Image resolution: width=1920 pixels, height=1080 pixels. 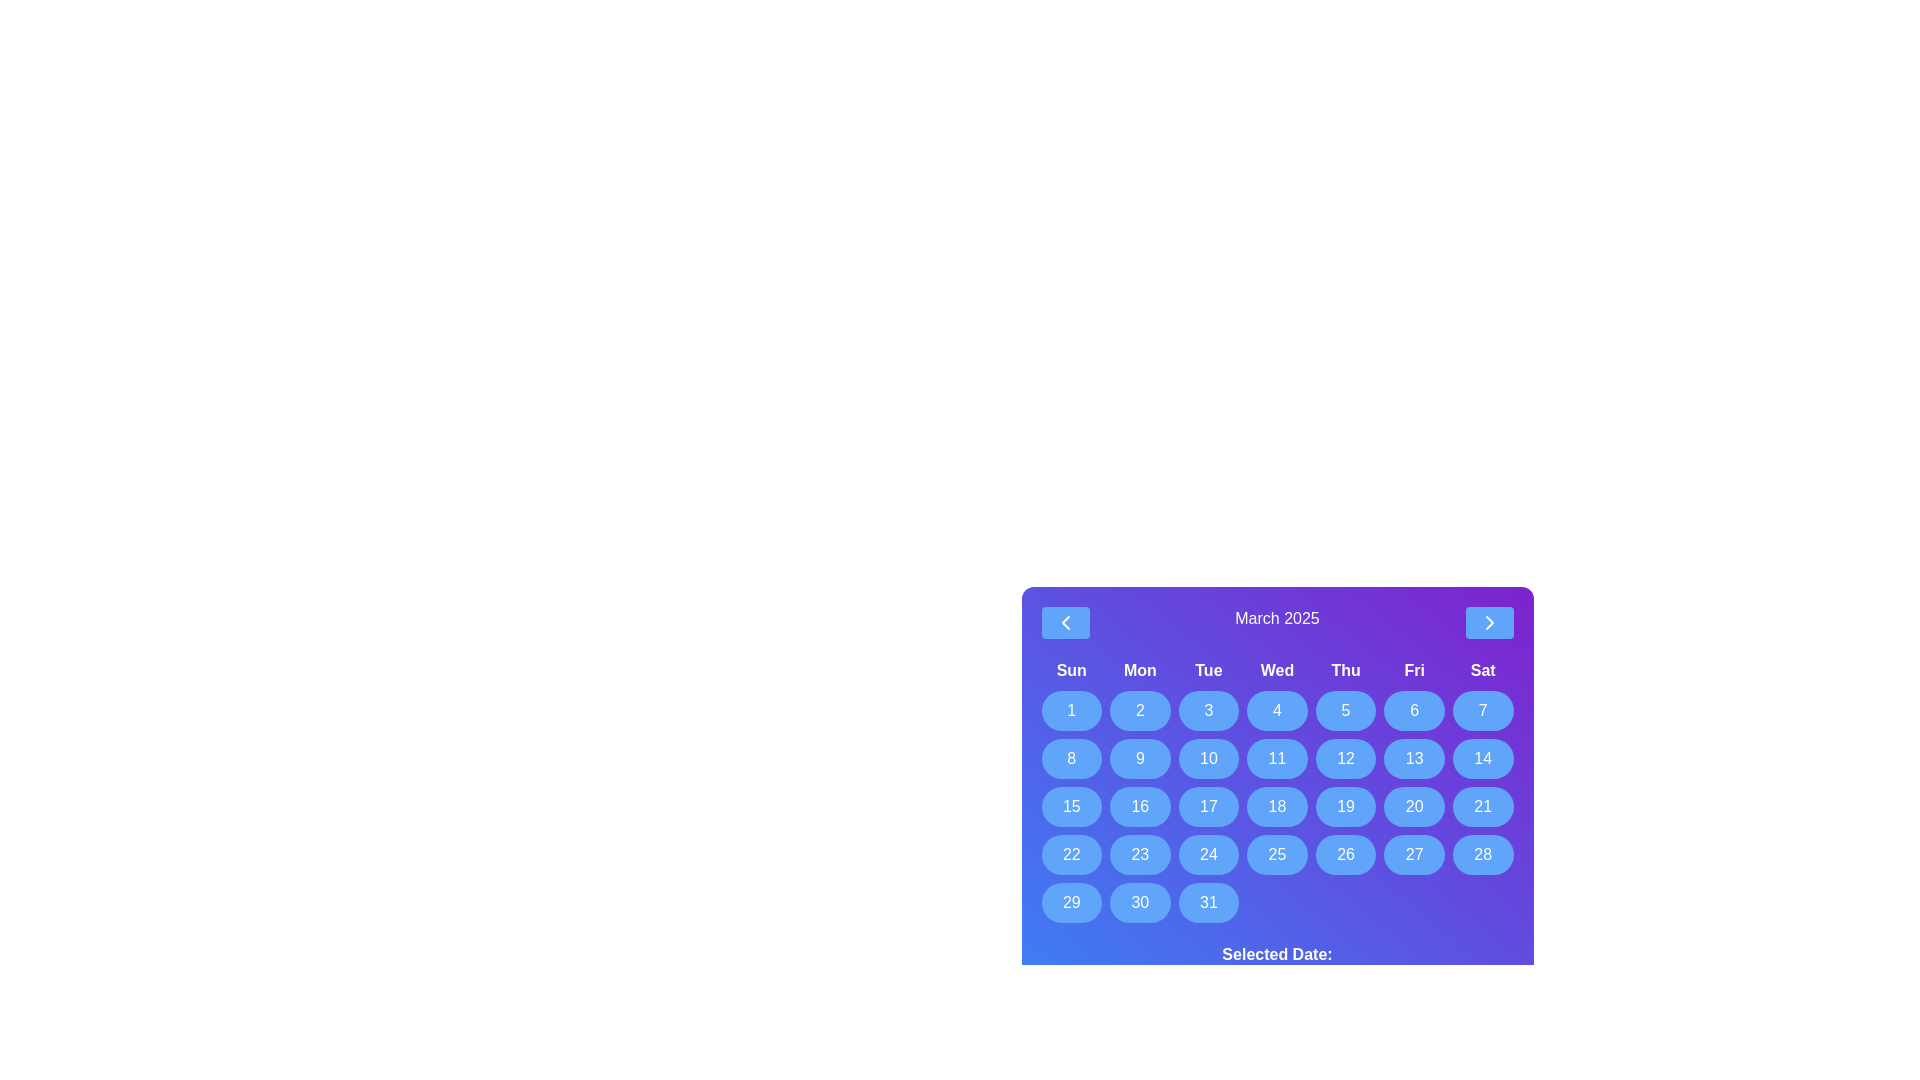 What do you see at coordinates (1070, 709) in the screenshot?
I see `the first day button in the calendar grid under the 'Sun' header` at bounding box center [1070, 709].